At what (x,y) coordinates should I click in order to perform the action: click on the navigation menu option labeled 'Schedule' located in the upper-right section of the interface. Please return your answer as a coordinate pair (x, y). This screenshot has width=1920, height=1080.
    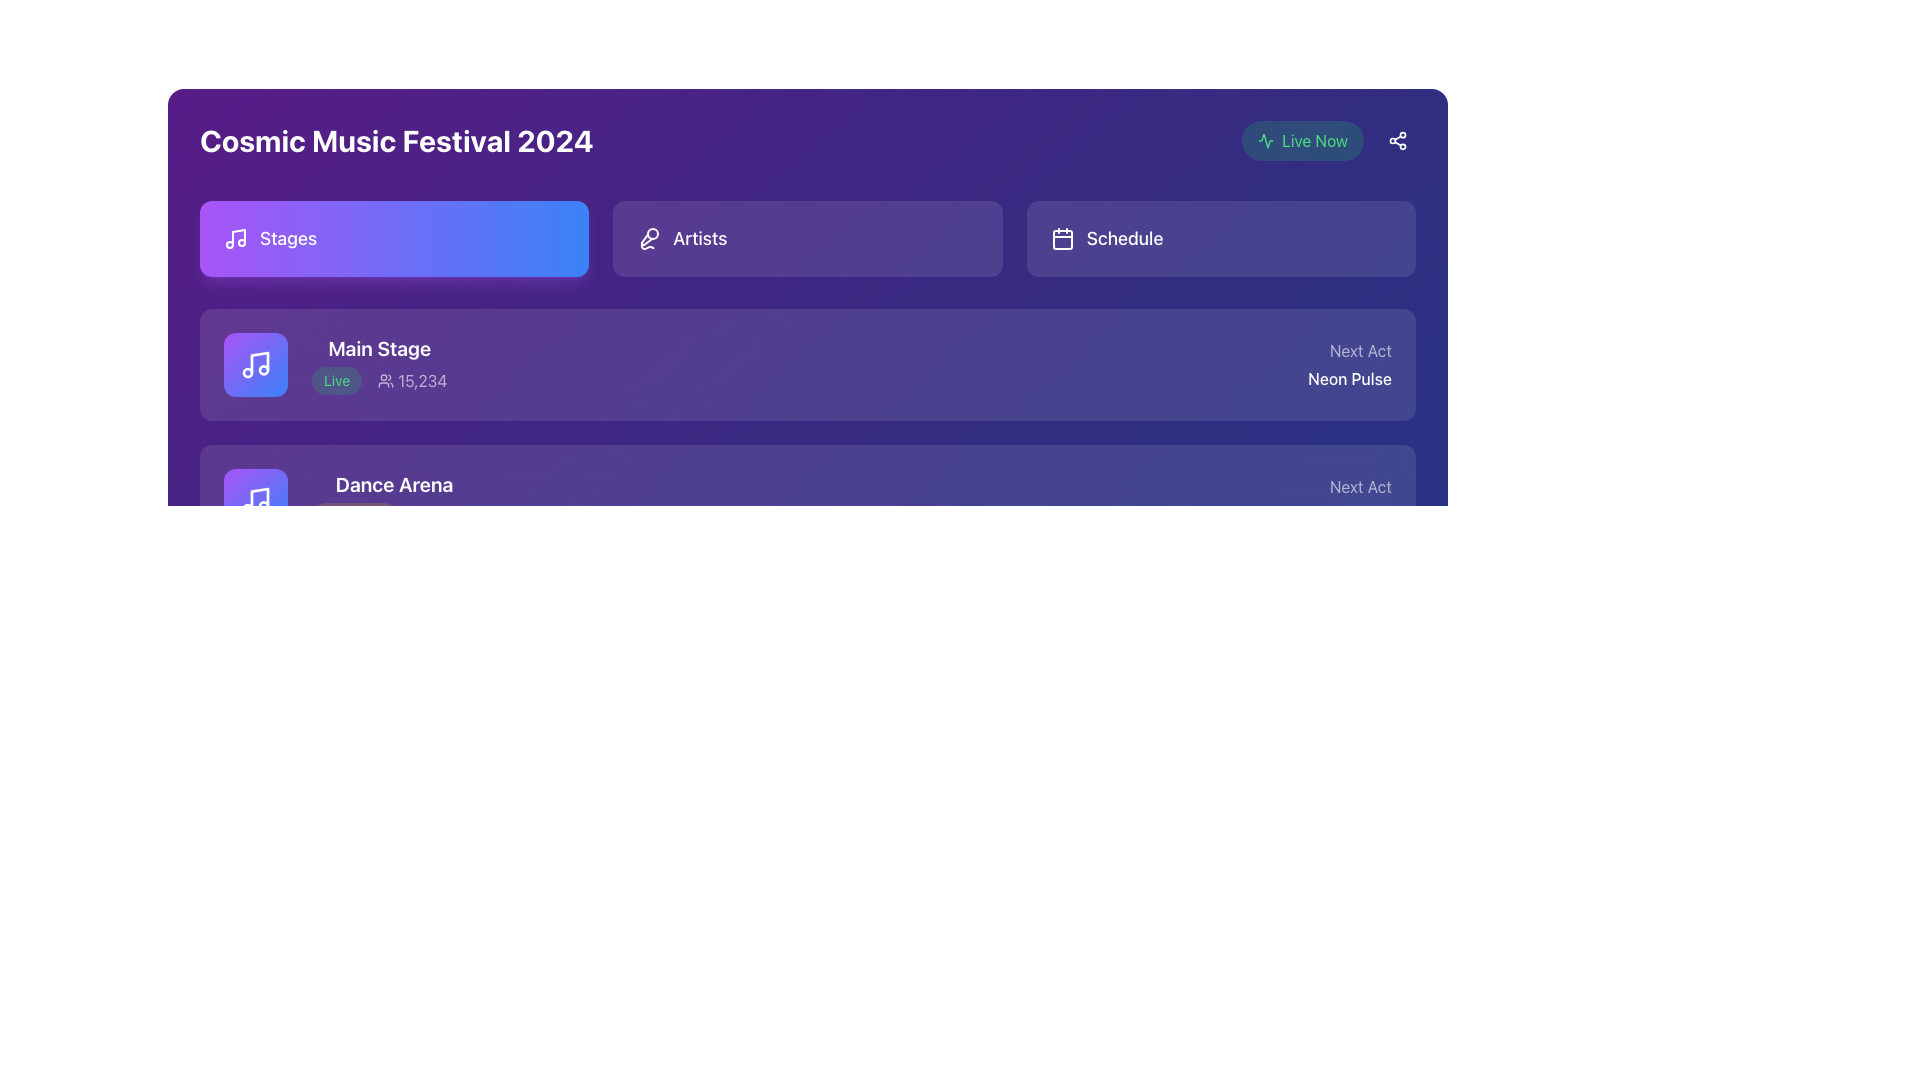
    Looking at the image, I should click on (1220, 238).